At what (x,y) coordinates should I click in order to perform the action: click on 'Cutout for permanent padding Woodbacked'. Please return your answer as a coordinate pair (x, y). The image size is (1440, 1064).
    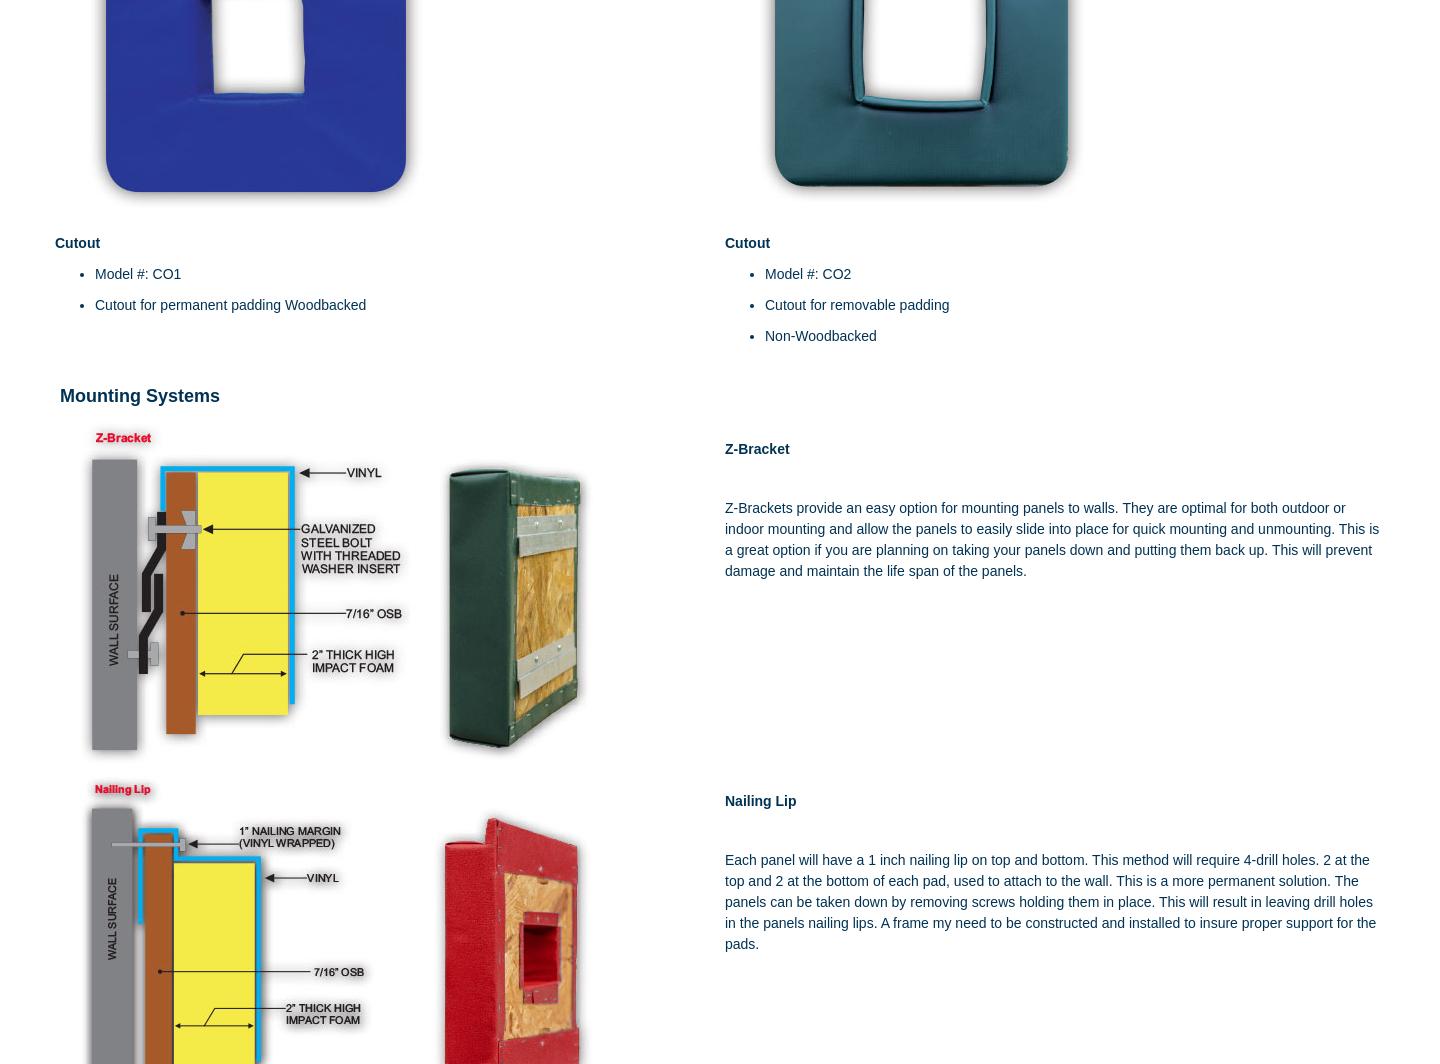
    Looking at the image, I should click on (230, 305).